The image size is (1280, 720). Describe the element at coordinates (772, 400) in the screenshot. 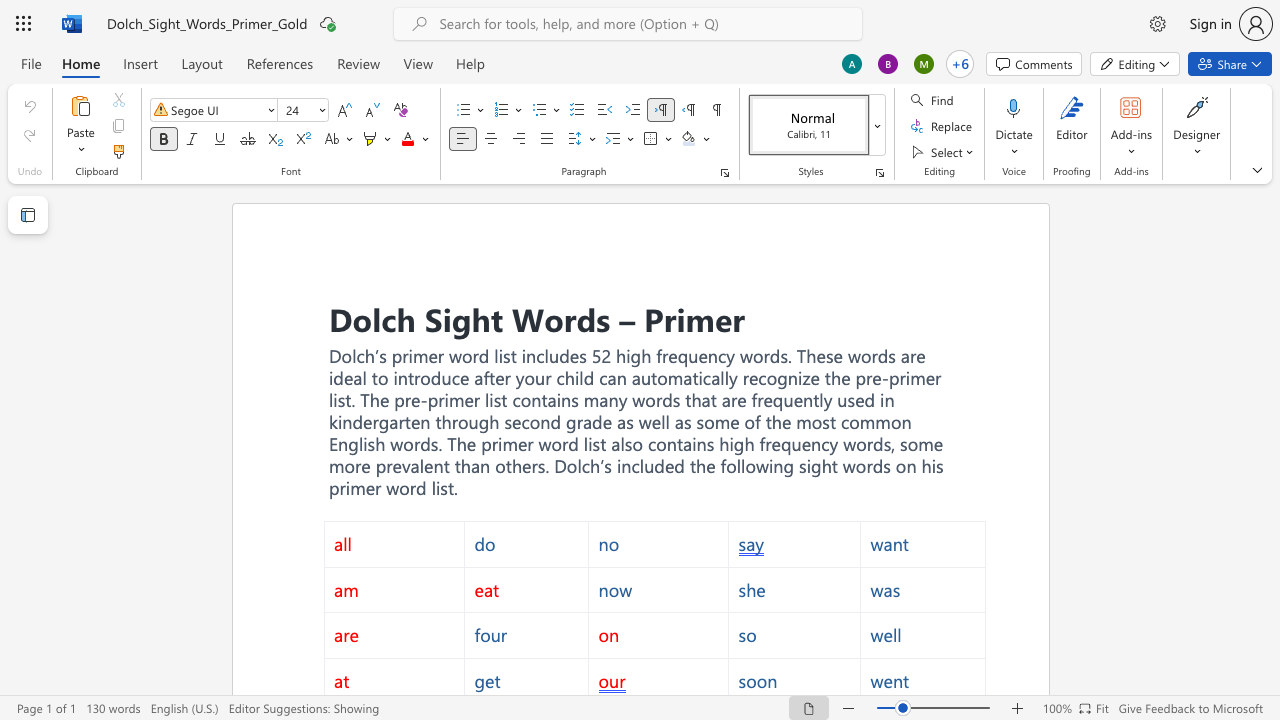

I see `the space between the continuous character "e" and "q" in the text` at that location.